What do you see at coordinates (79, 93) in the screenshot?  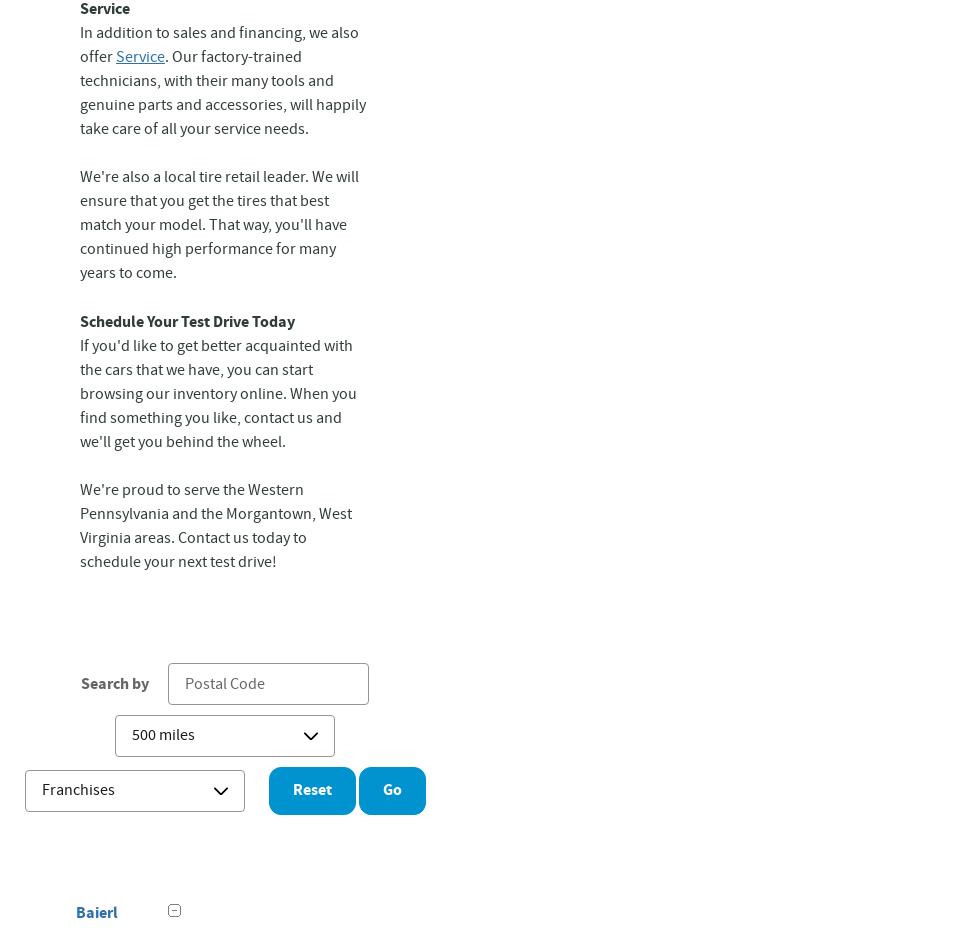 I see `'. Our factory-trained technicians, with their many tools and genuine parts and accessories, will happily take care of all your service needs.'` at bounding box center [79, 93].